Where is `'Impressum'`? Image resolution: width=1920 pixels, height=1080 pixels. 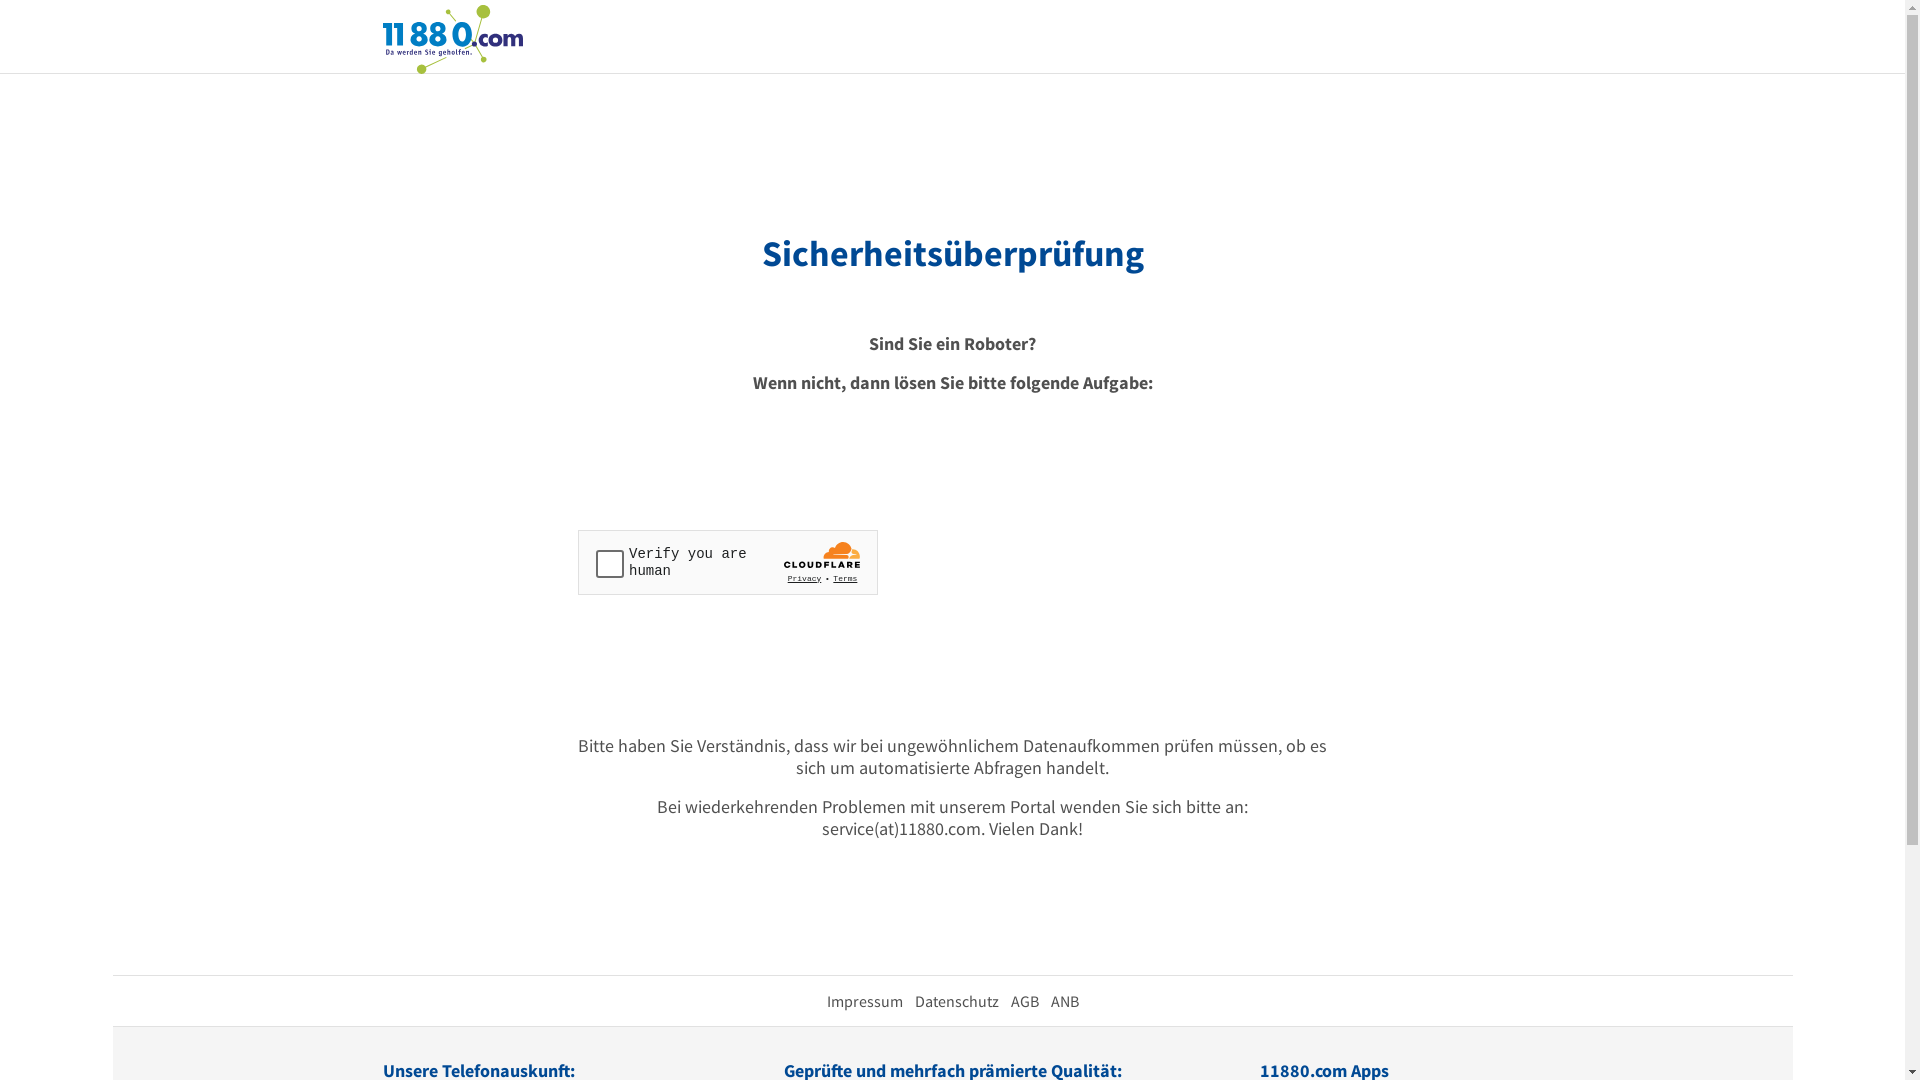
'Impressum' is located at coordinates (864, 1001).